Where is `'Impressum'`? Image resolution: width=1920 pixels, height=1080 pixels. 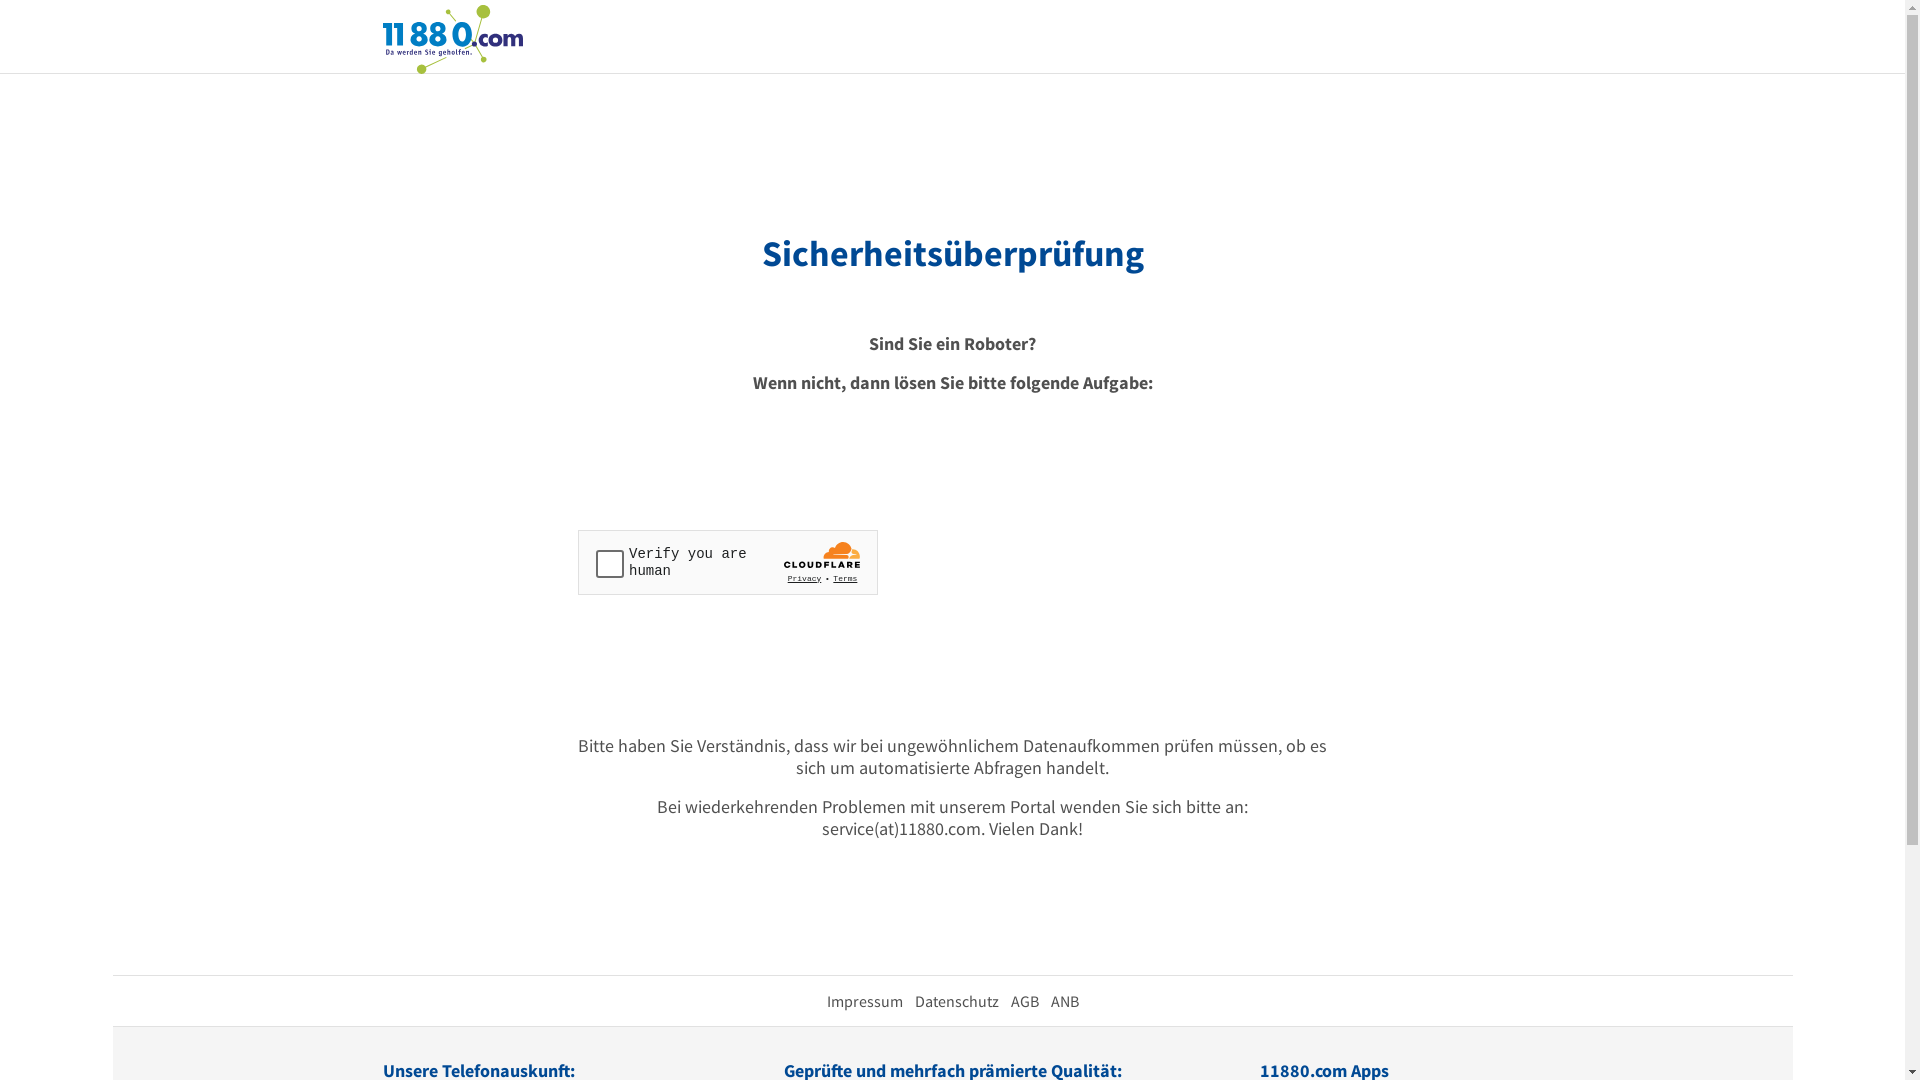
'Impressum' is located at coordinates (864, 1001).